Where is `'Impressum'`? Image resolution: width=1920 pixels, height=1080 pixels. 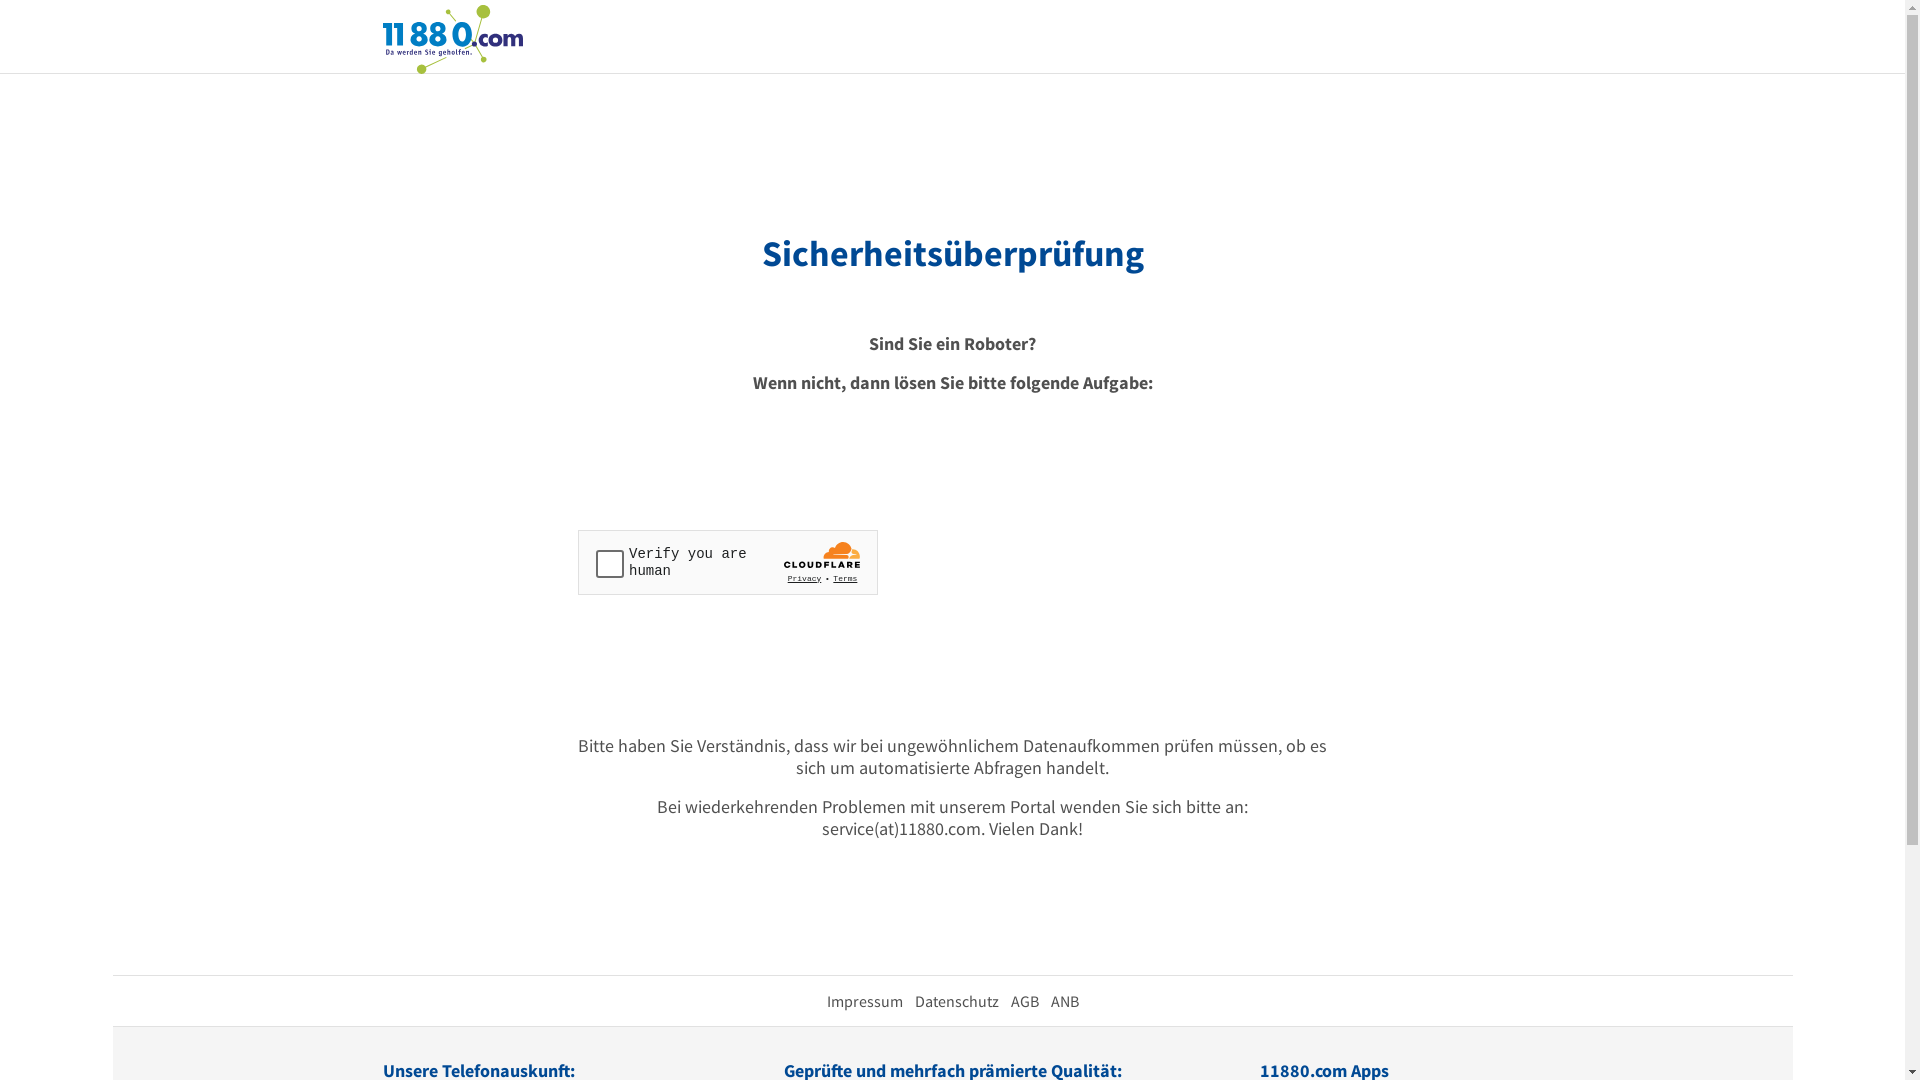
'Impressum' is located at coordinates (864, 1001).